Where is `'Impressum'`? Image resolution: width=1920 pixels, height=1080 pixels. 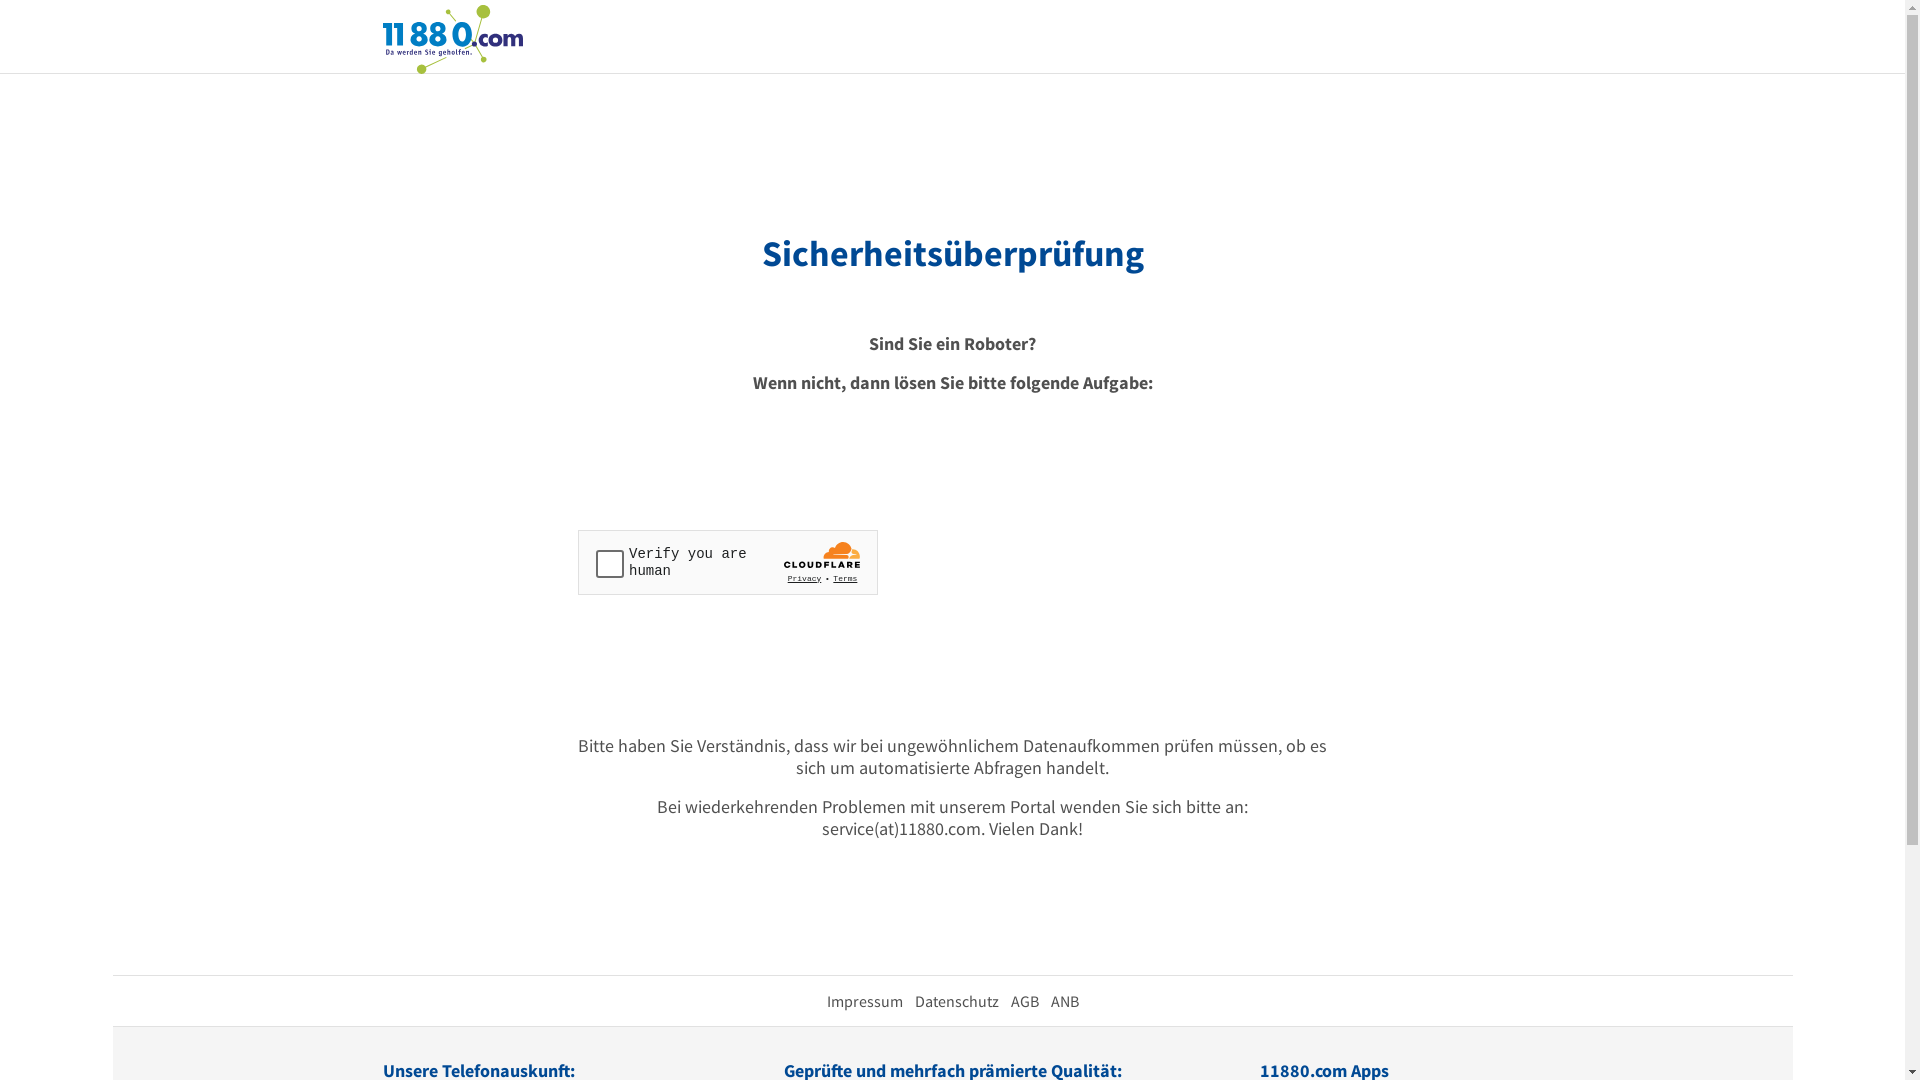
'Impressum' is located at coordinates (864, 1001).